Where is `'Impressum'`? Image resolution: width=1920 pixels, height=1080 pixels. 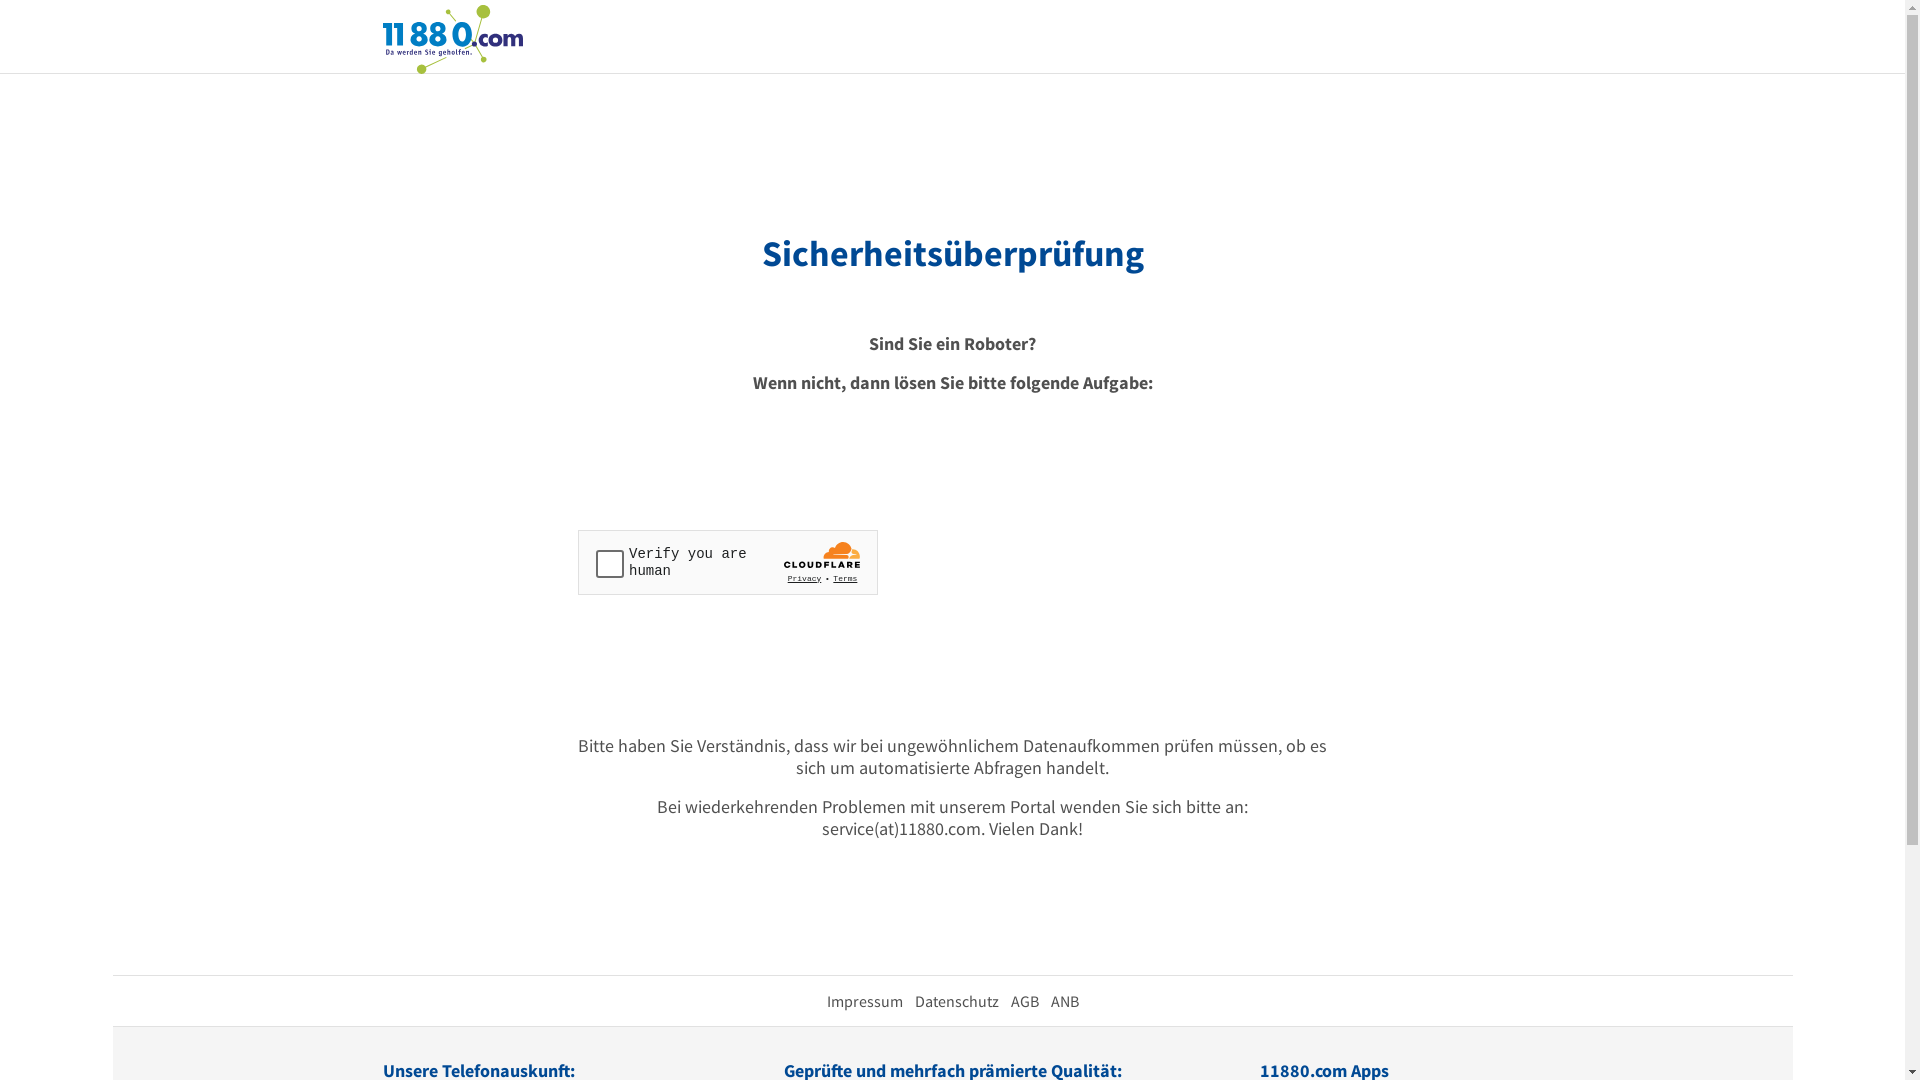
'Impressum' is located at coordinates (864, 1001).